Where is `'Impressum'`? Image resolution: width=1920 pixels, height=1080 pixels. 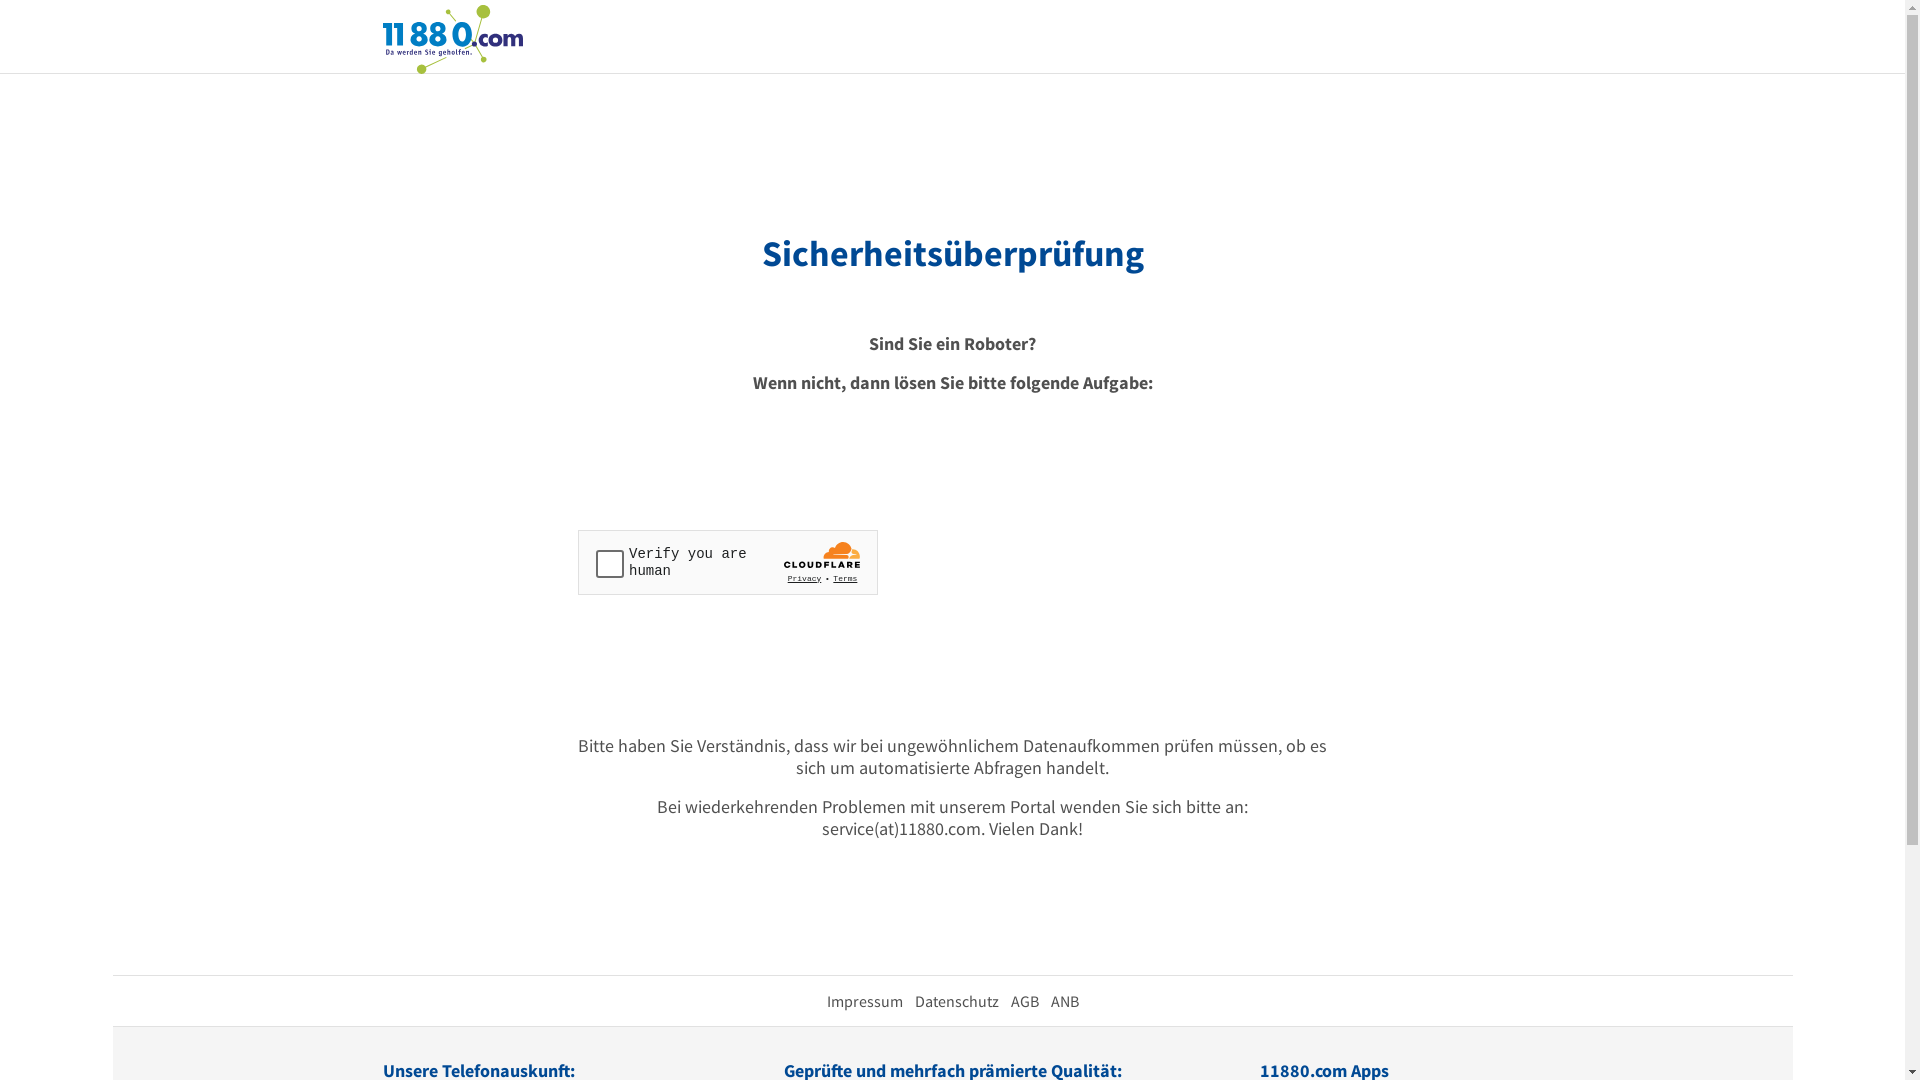
'Impressum' is located at coordinates (864, 1001).